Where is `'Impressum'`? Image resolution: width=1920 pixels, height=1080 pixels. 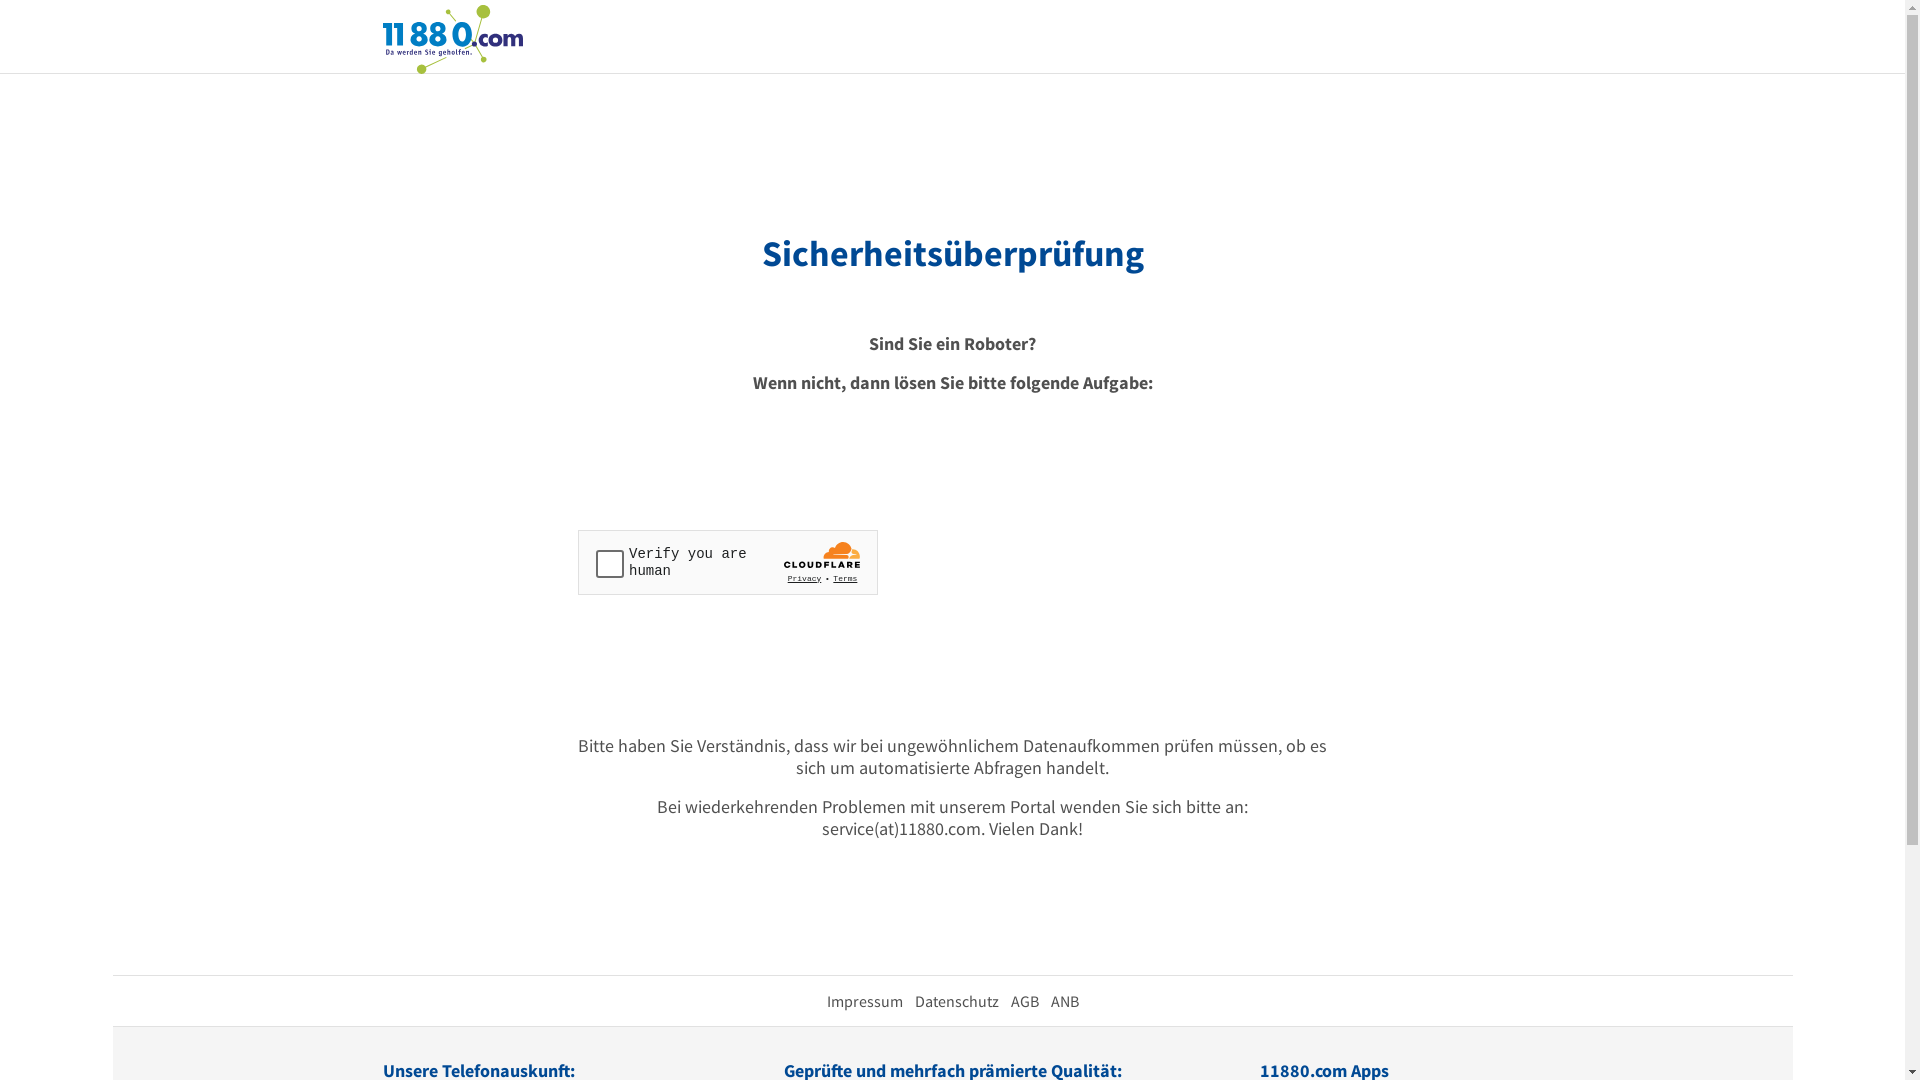
'Impressum' is located at coordinates (864, 1001).